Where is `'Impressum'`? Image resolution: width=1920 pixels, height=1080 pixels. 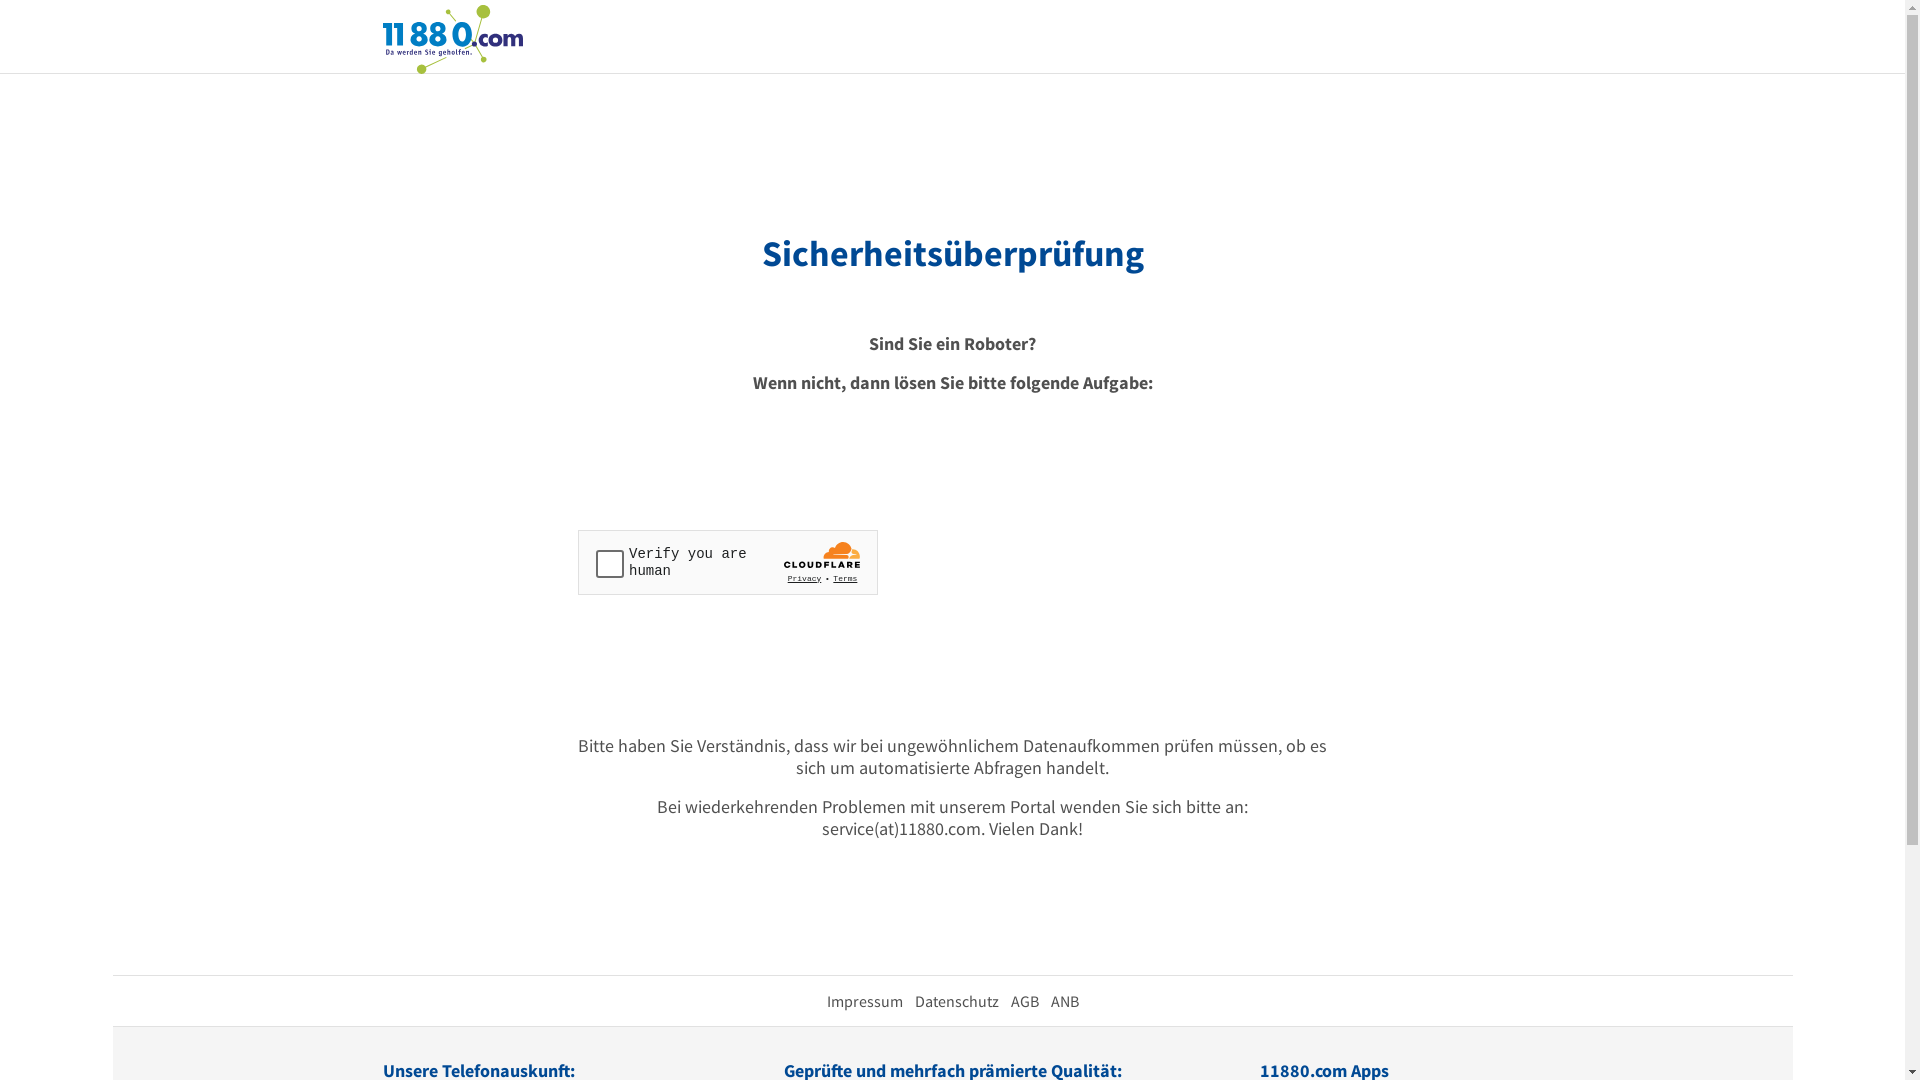
'Impressum' is located at coordinates (864, 1001).